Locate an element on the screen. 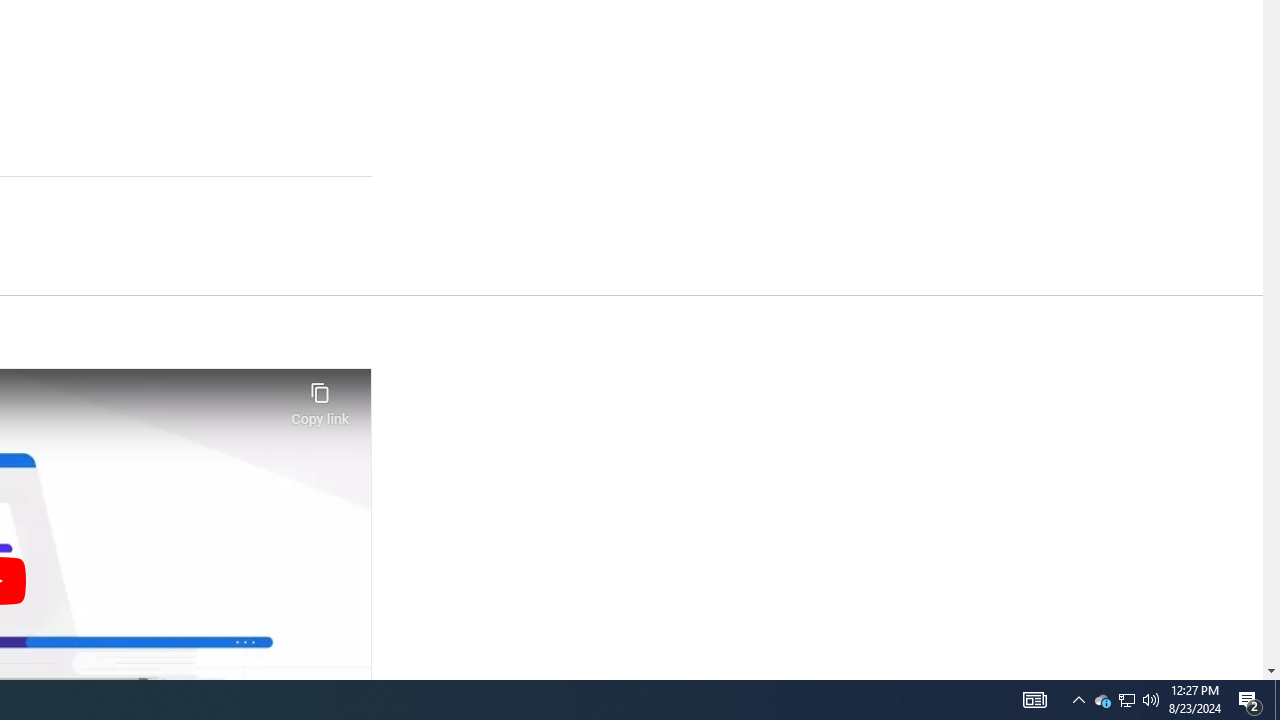  'Copy link' is located at coordinates (320, 398).